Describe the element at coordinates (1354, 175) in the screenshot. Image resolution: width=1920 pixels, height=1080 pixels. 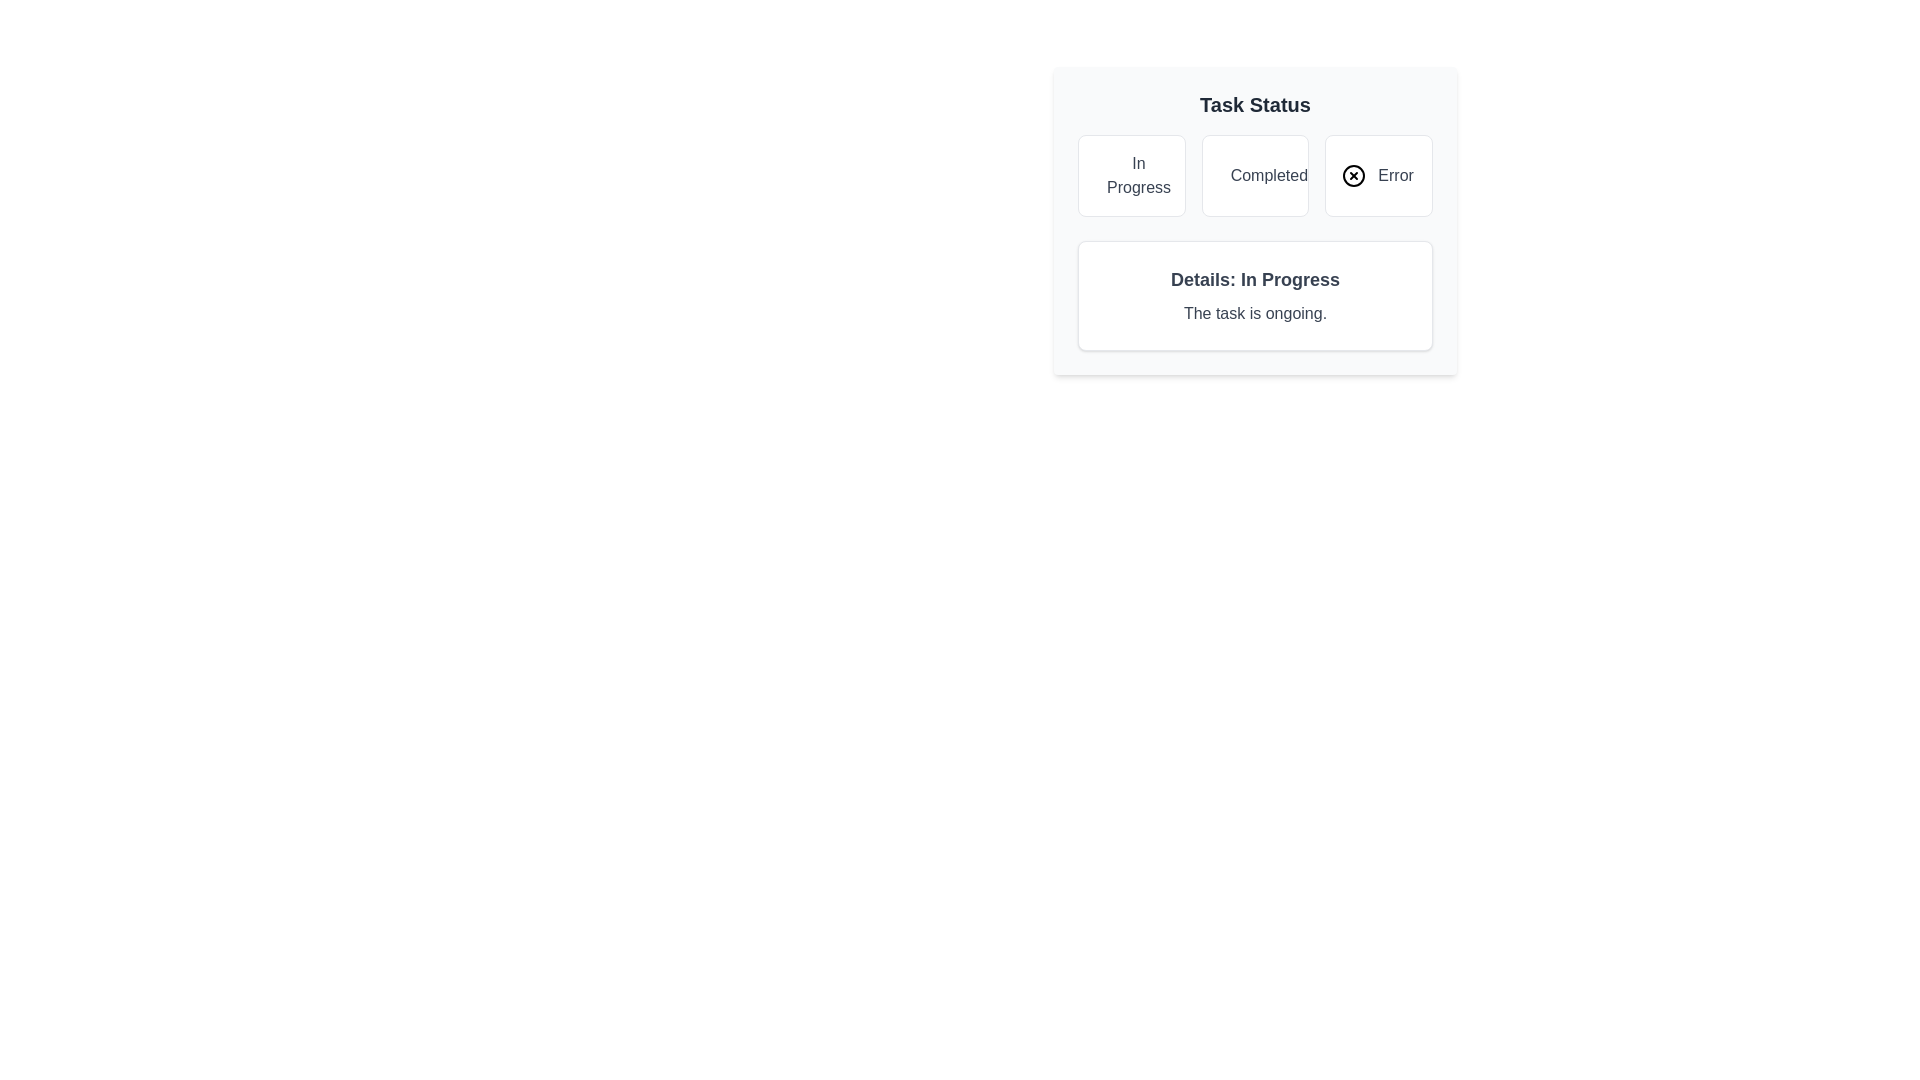
I see `the error status indicator icon located in the top-right quadrant of the interface` at that location.